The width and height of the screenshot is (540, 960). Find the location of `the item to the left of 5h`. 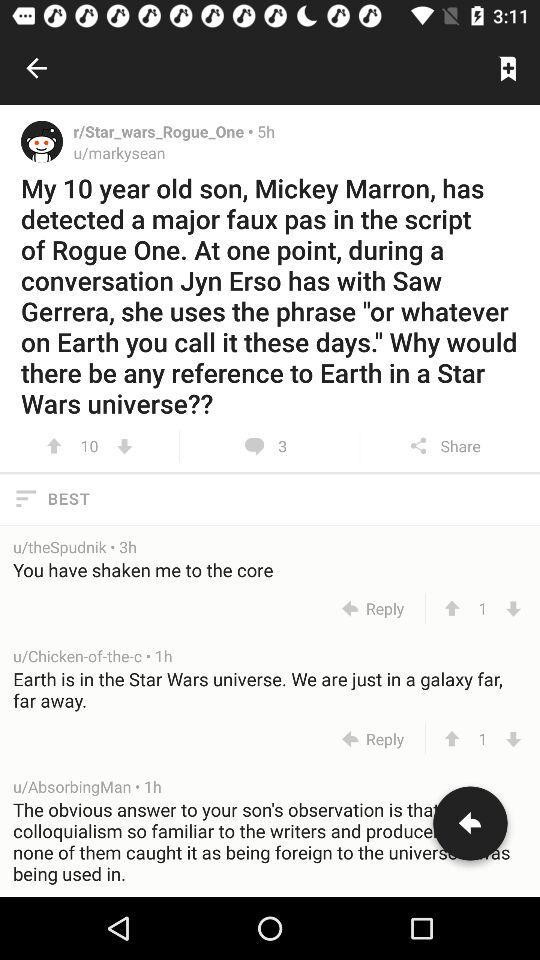

the item to the left of 5h is located at coordinates (164, 130).